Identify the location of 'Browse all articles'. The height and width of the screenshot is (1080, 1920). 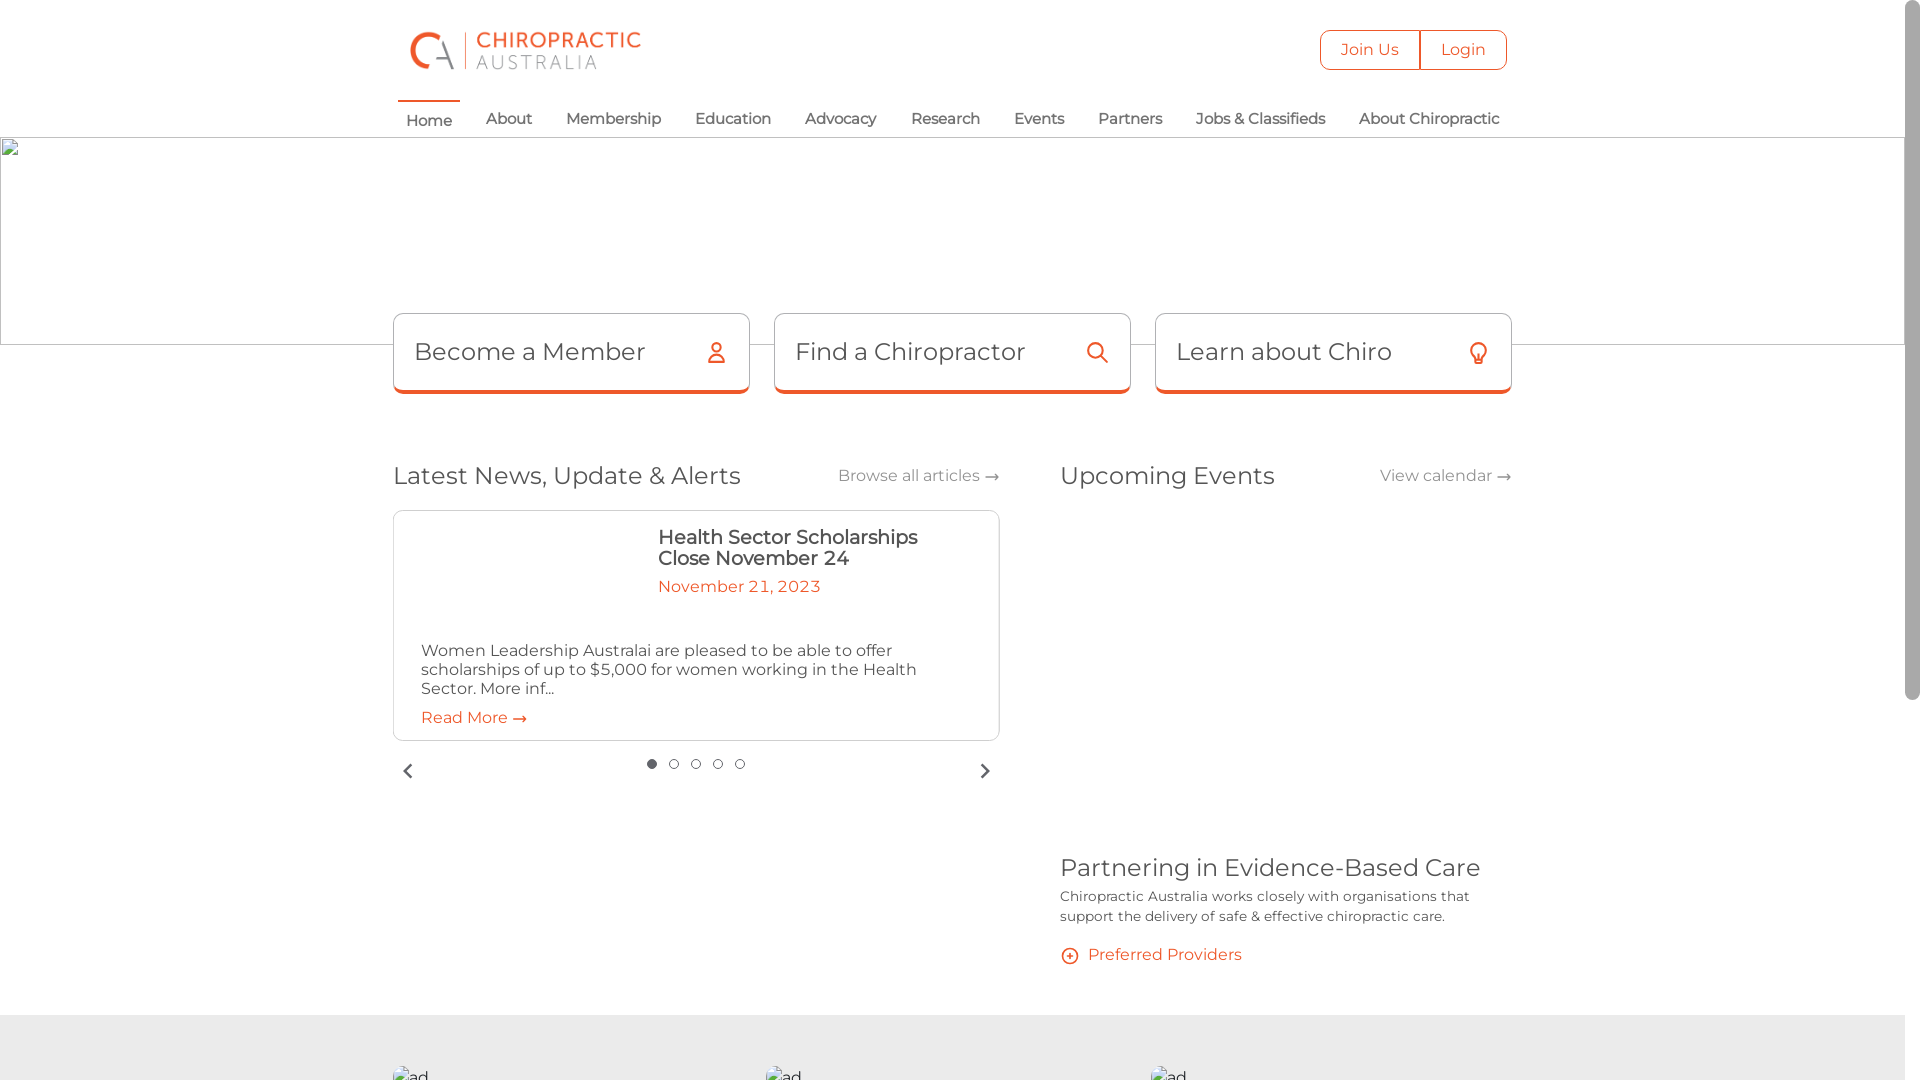
(917, 475).